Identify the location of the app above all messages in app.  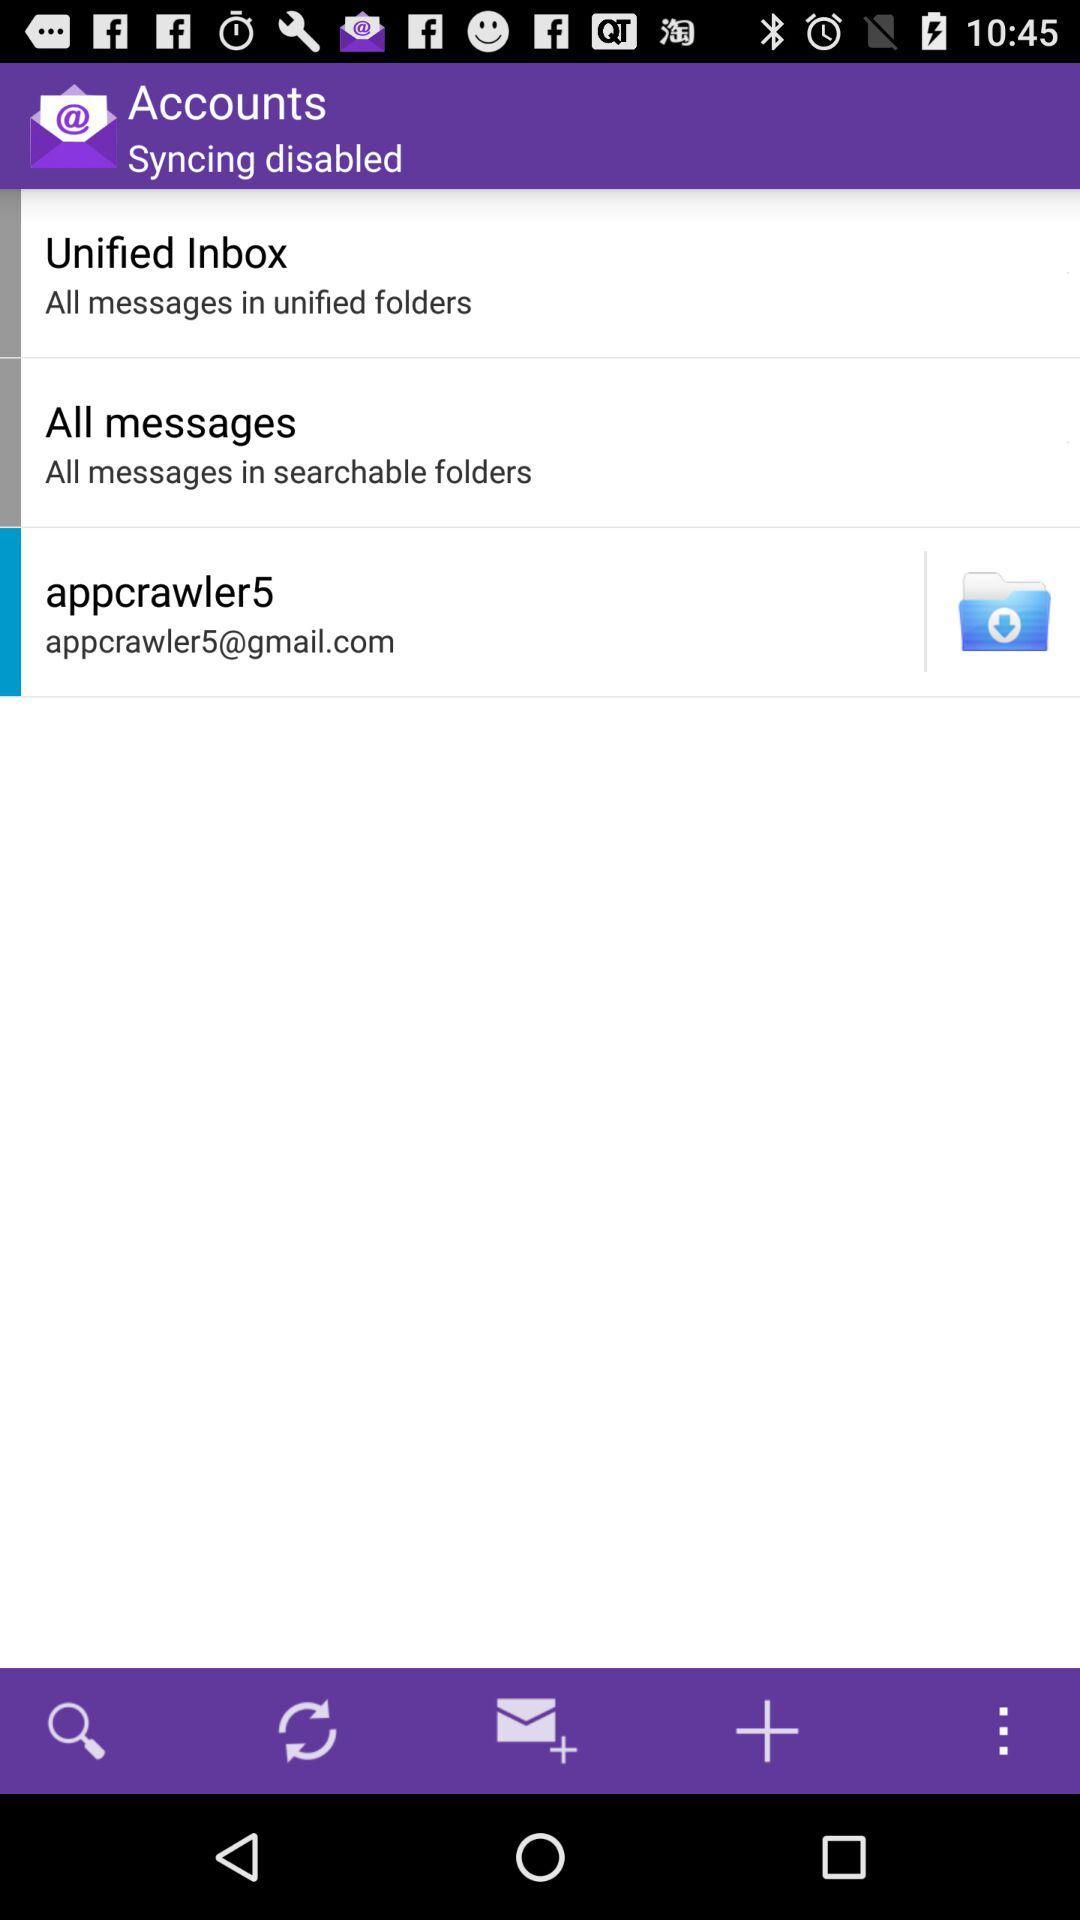
(1067, 272).